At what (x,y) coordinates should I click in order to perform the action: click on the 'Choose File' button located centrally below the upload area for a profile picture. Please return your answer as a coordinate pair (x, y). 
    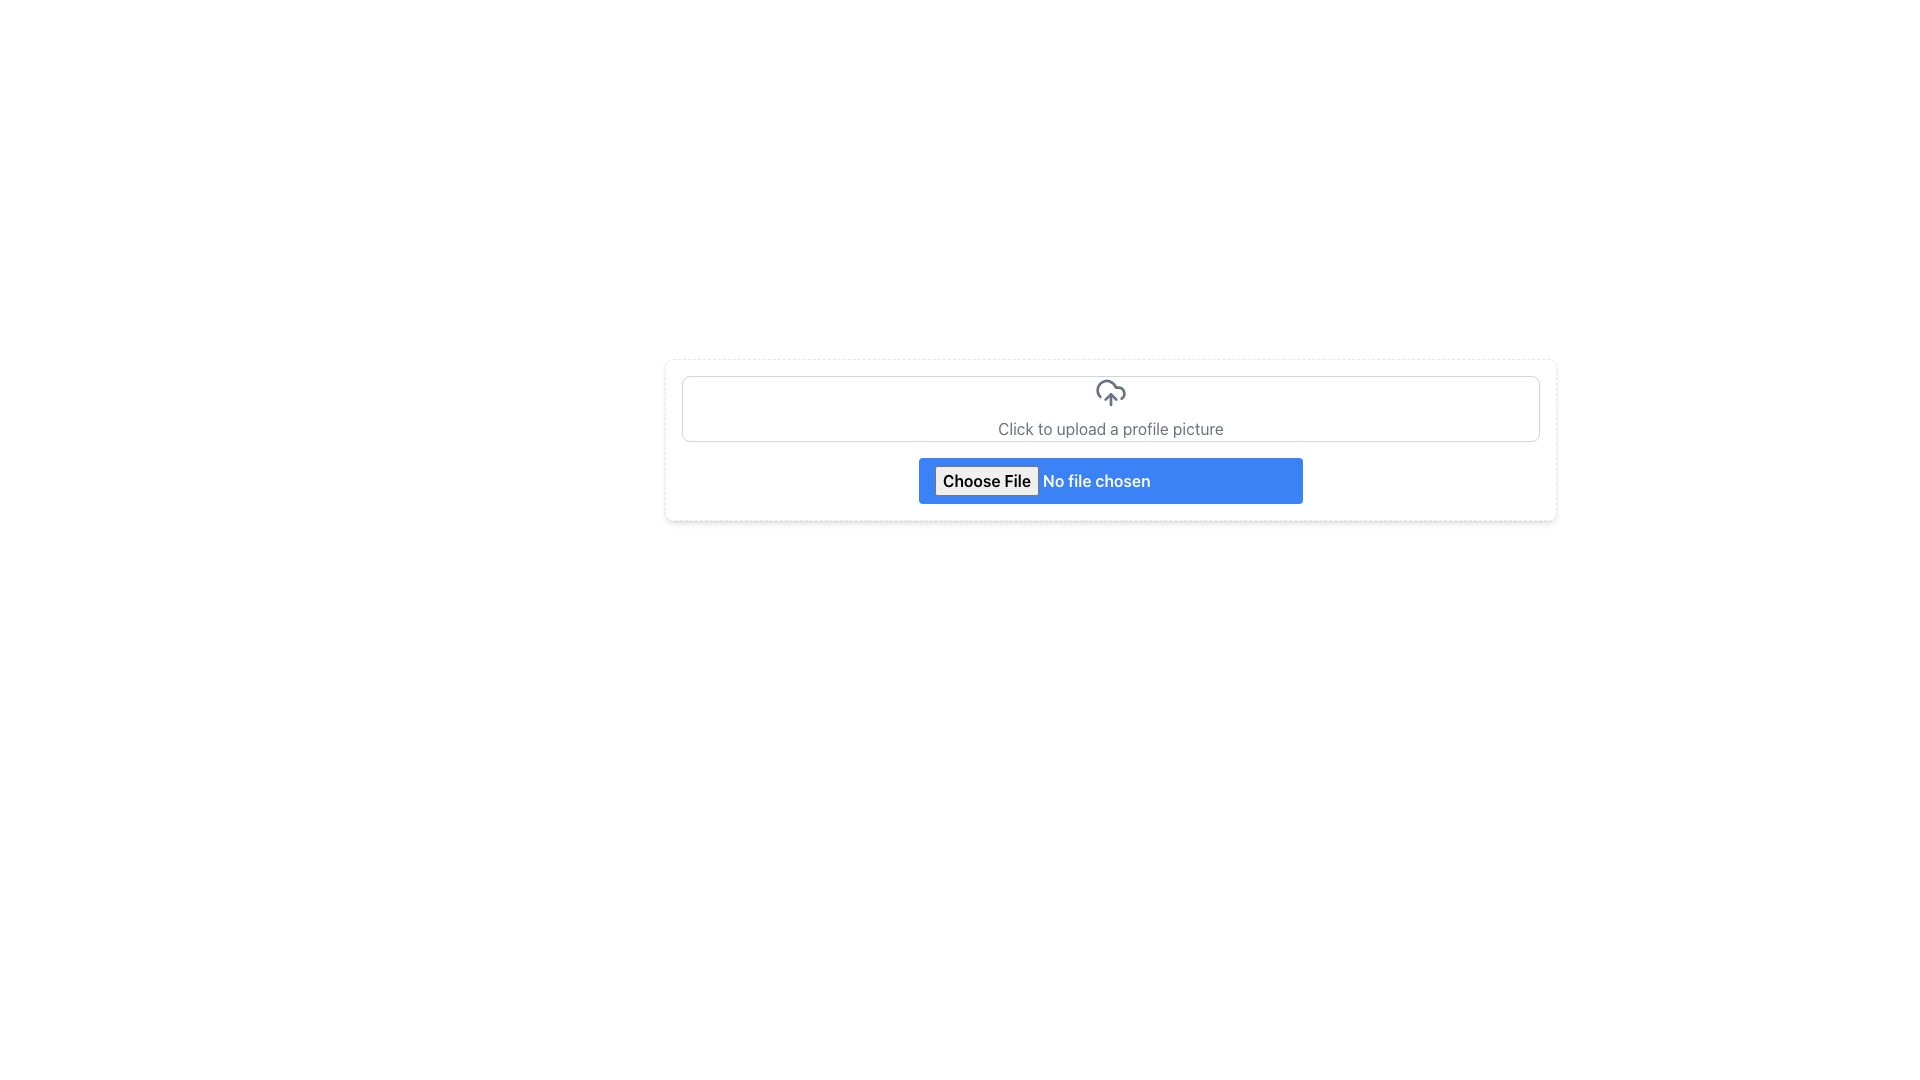
    Looking at the image, I should click on (1109, 494).